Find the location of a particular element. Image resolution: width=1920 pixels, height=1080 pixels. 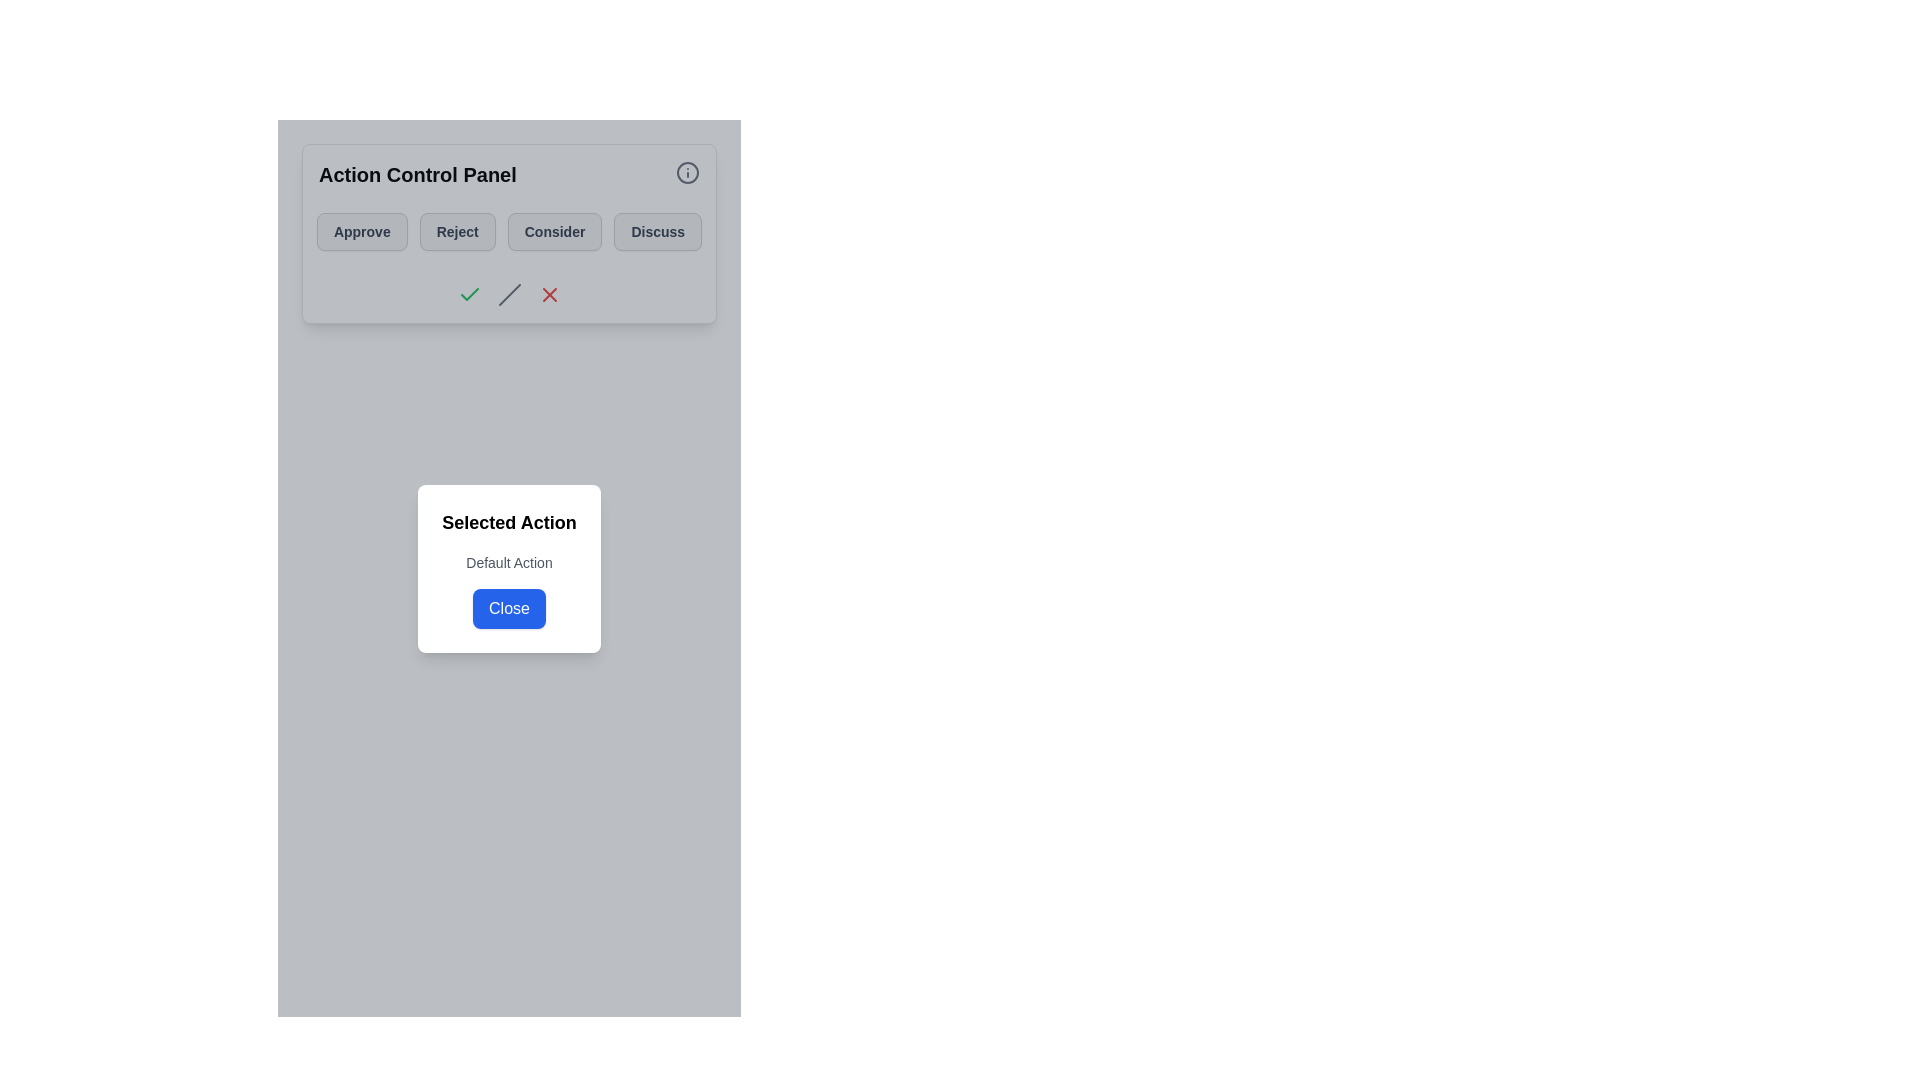

the circular gray information icon next to the 'Action Control Panel' header text is located at coordinates (509, 173).